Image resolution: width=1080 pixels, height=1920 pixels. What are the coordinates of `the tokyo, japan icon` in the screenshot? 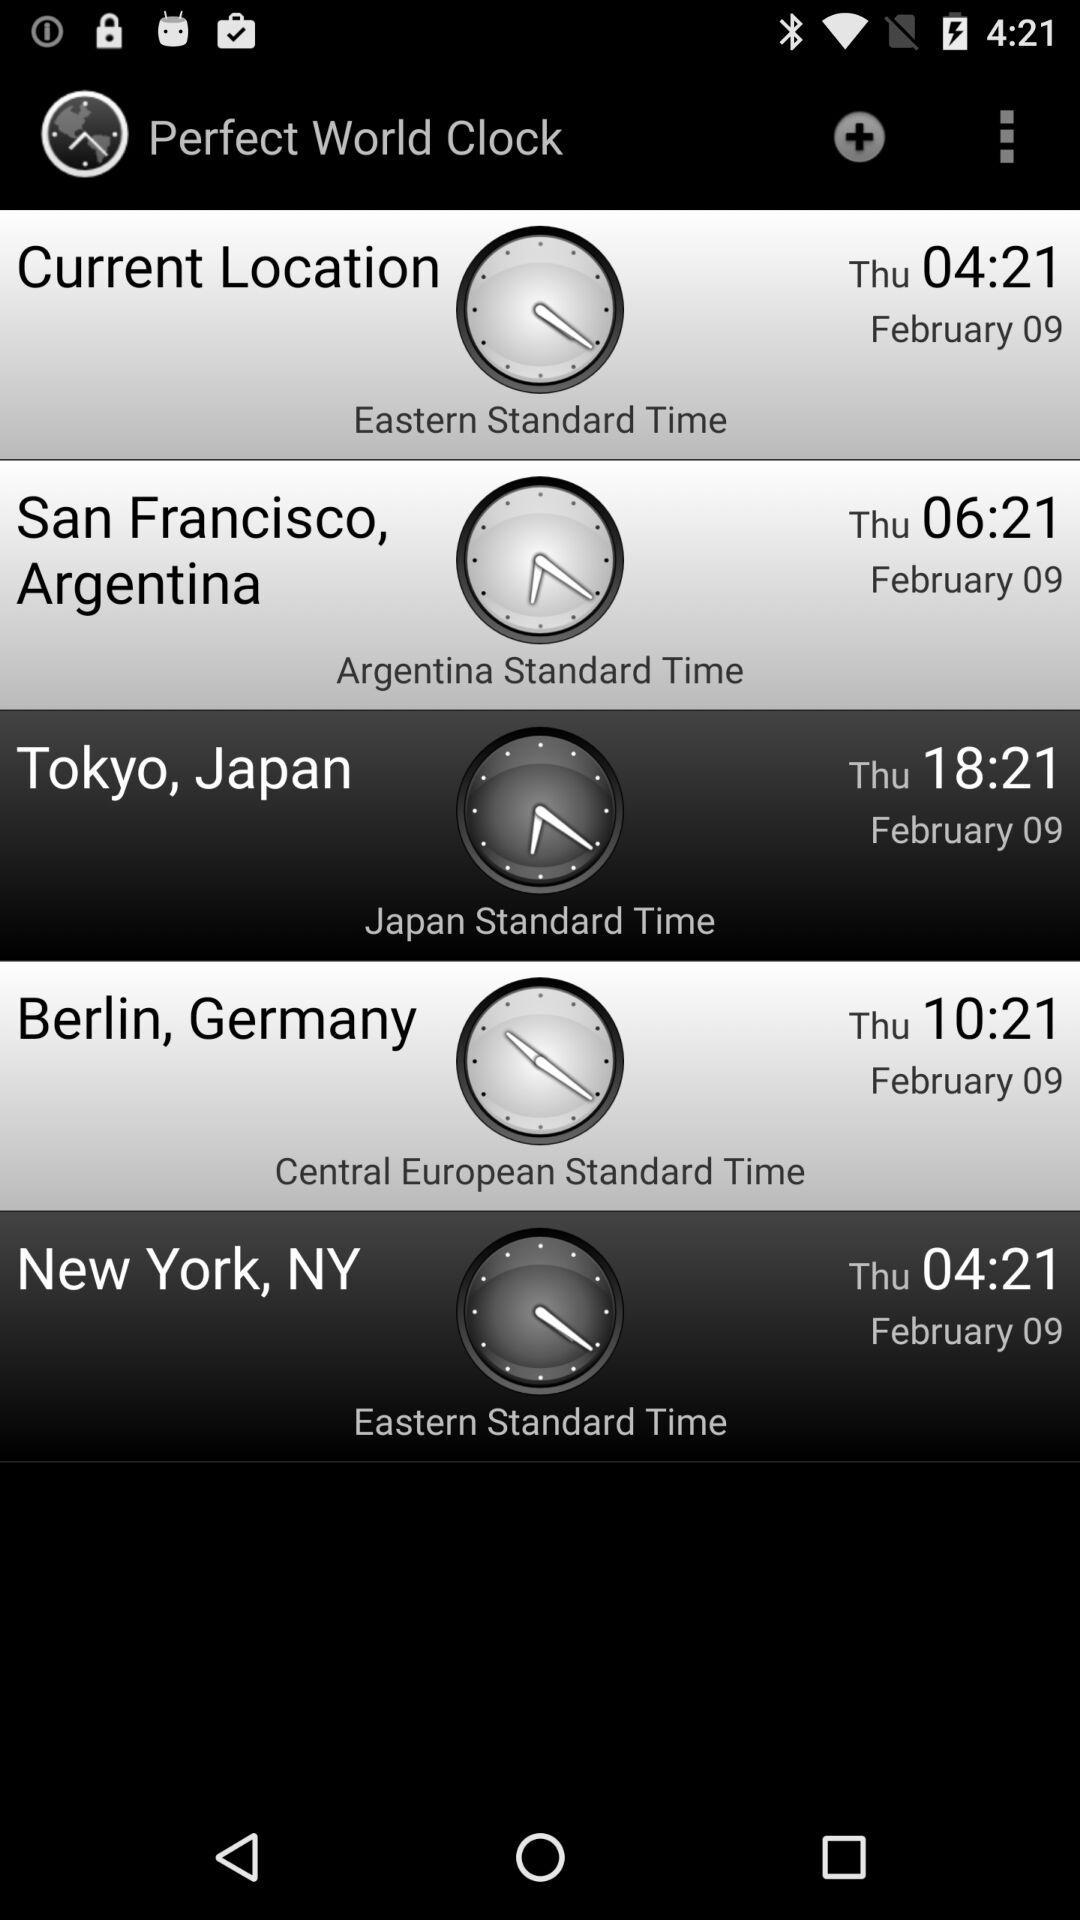 It's located at (234, 764).